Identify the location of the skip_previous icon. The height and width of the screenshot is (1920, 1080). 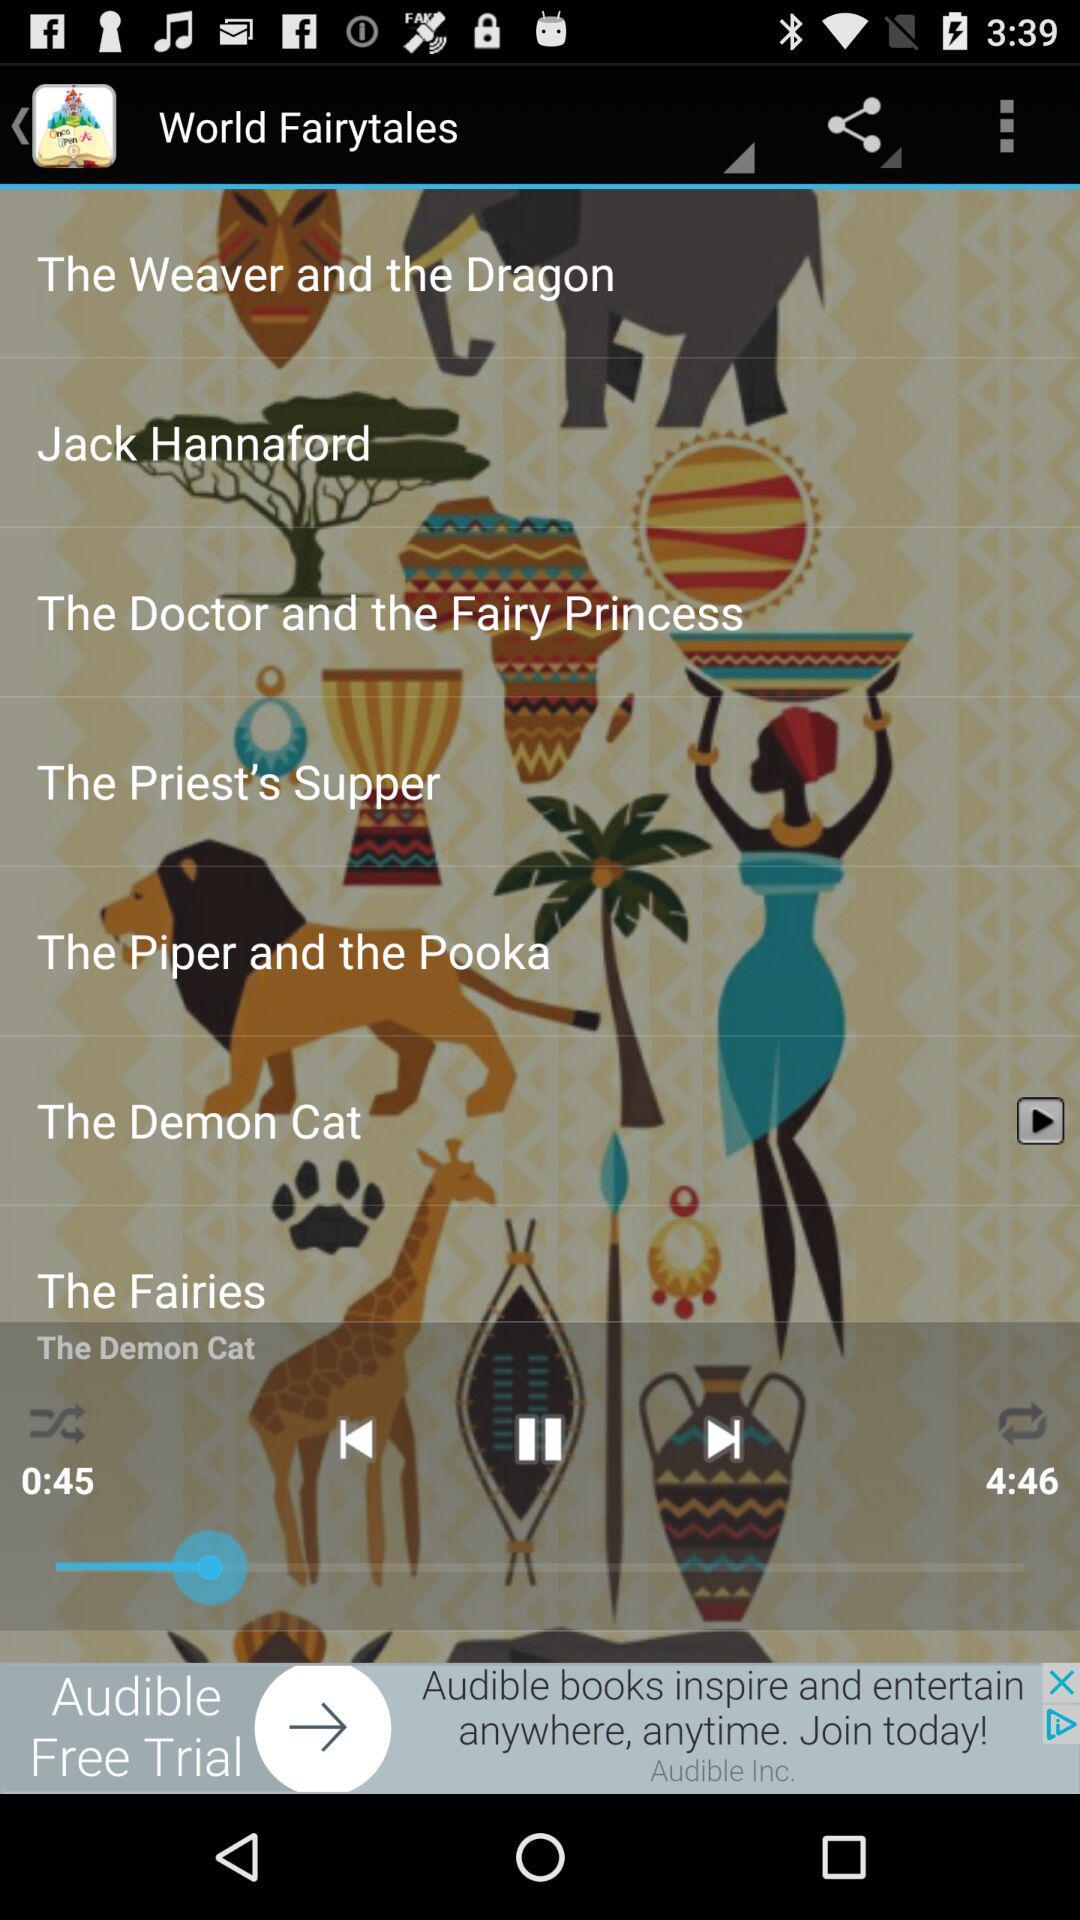
(354, 1538).